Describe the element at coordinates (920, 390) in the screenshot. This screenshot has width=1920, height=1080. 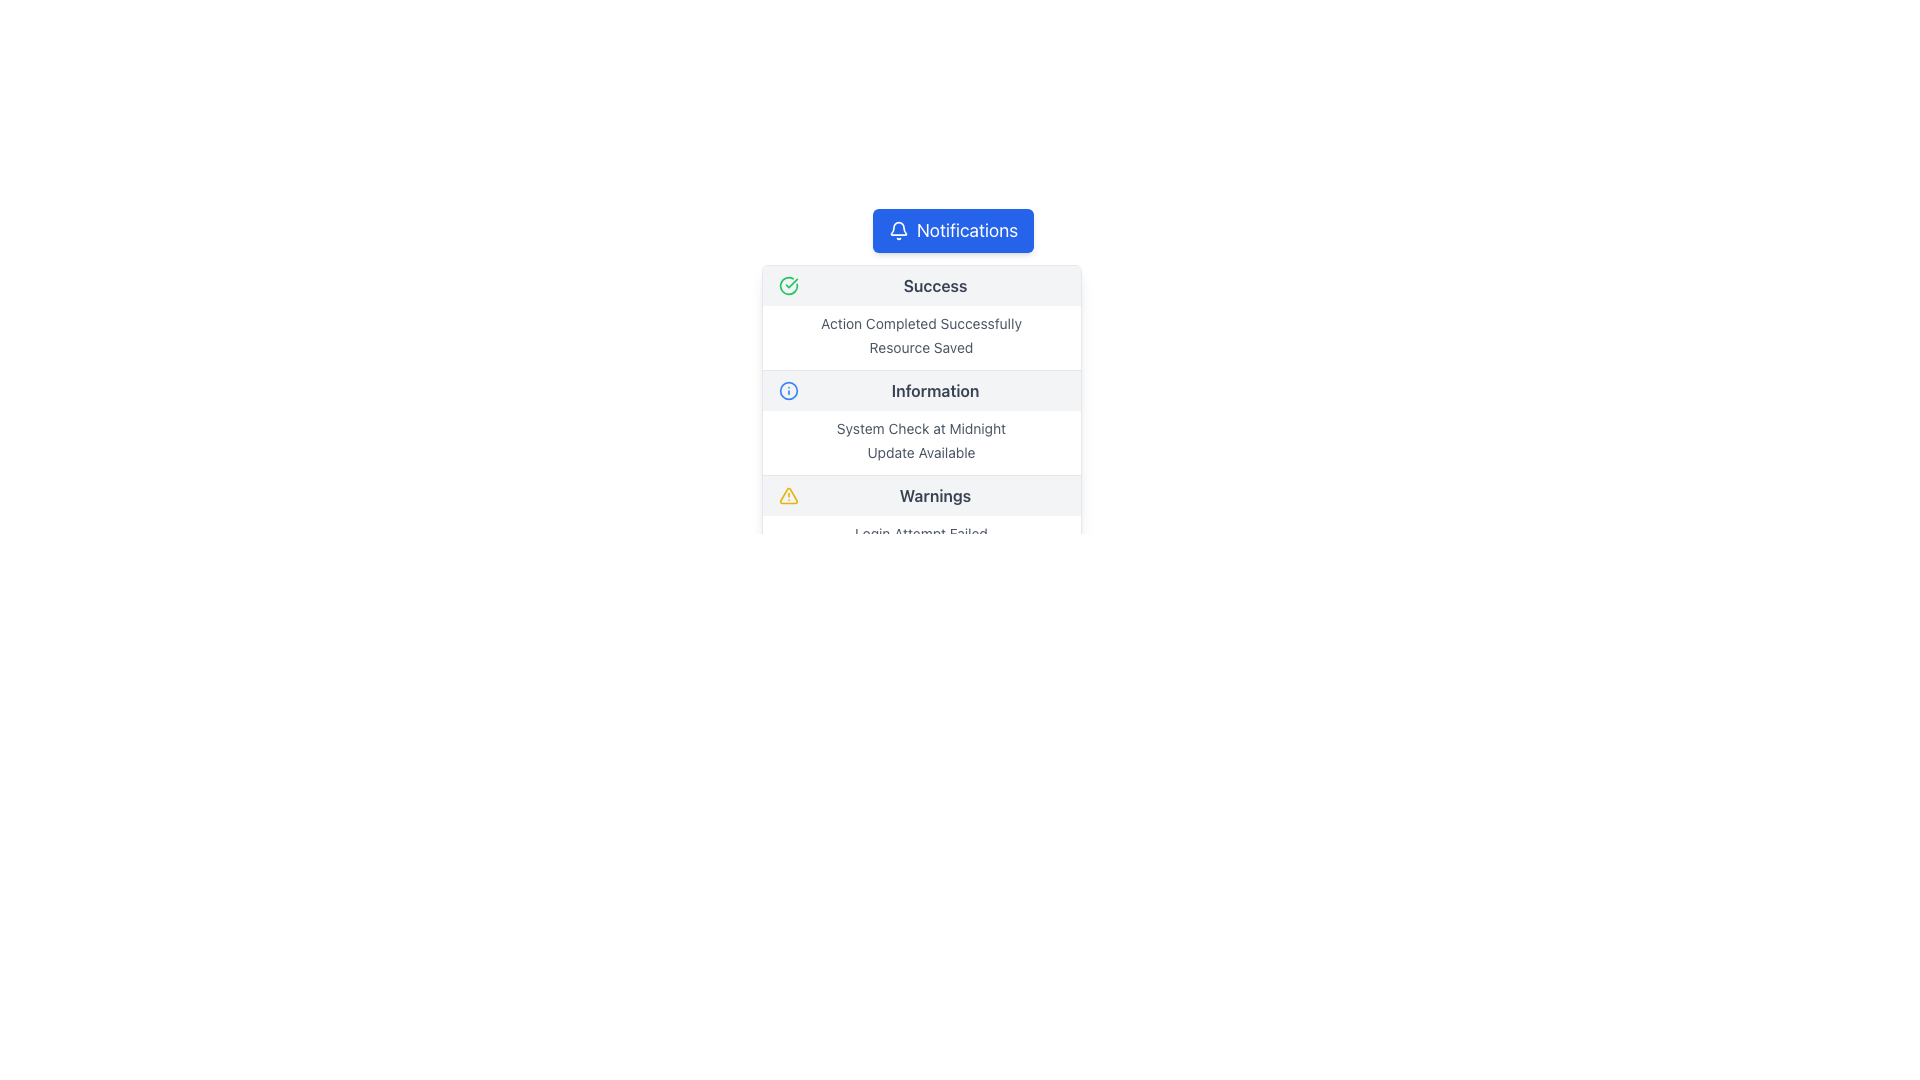
I see `the blue circular icon with an 'i' symbol and the bold text 'Information' in the notifications panel, which is the second item listed under notifications` at that location.